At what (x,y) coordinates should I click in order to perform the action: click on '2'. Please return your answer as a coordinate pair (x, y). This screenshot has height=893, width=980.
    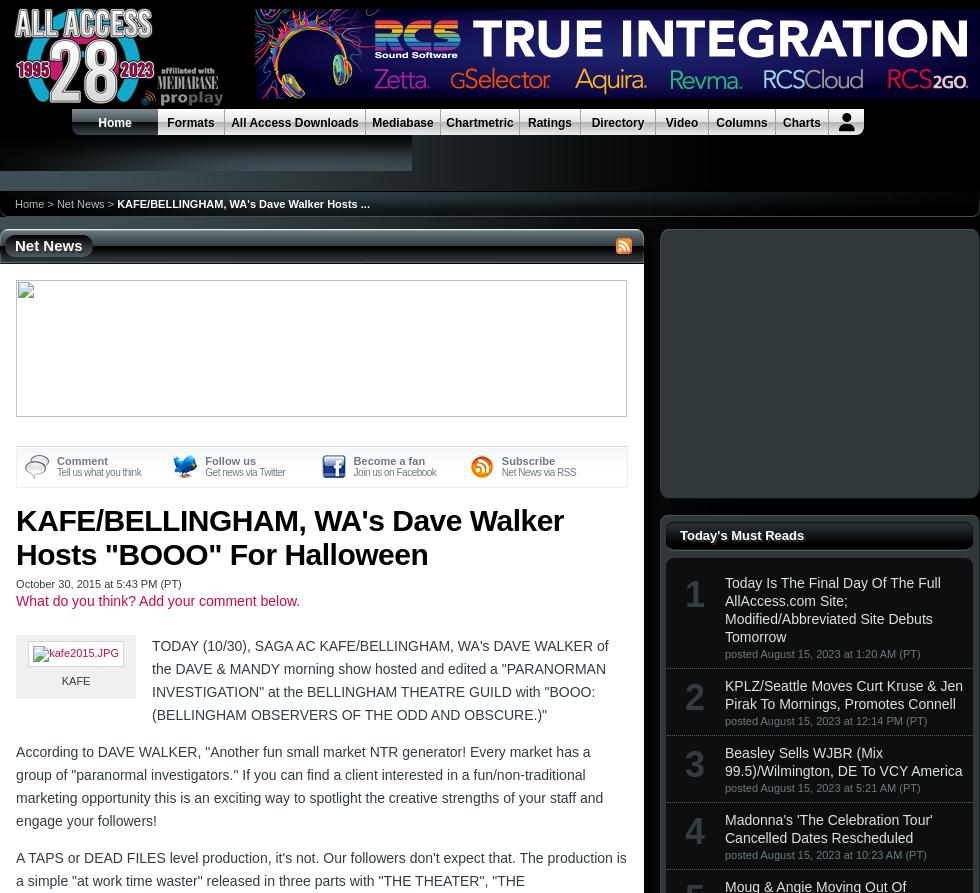
    Looking at the image, I should click on (694, 697).